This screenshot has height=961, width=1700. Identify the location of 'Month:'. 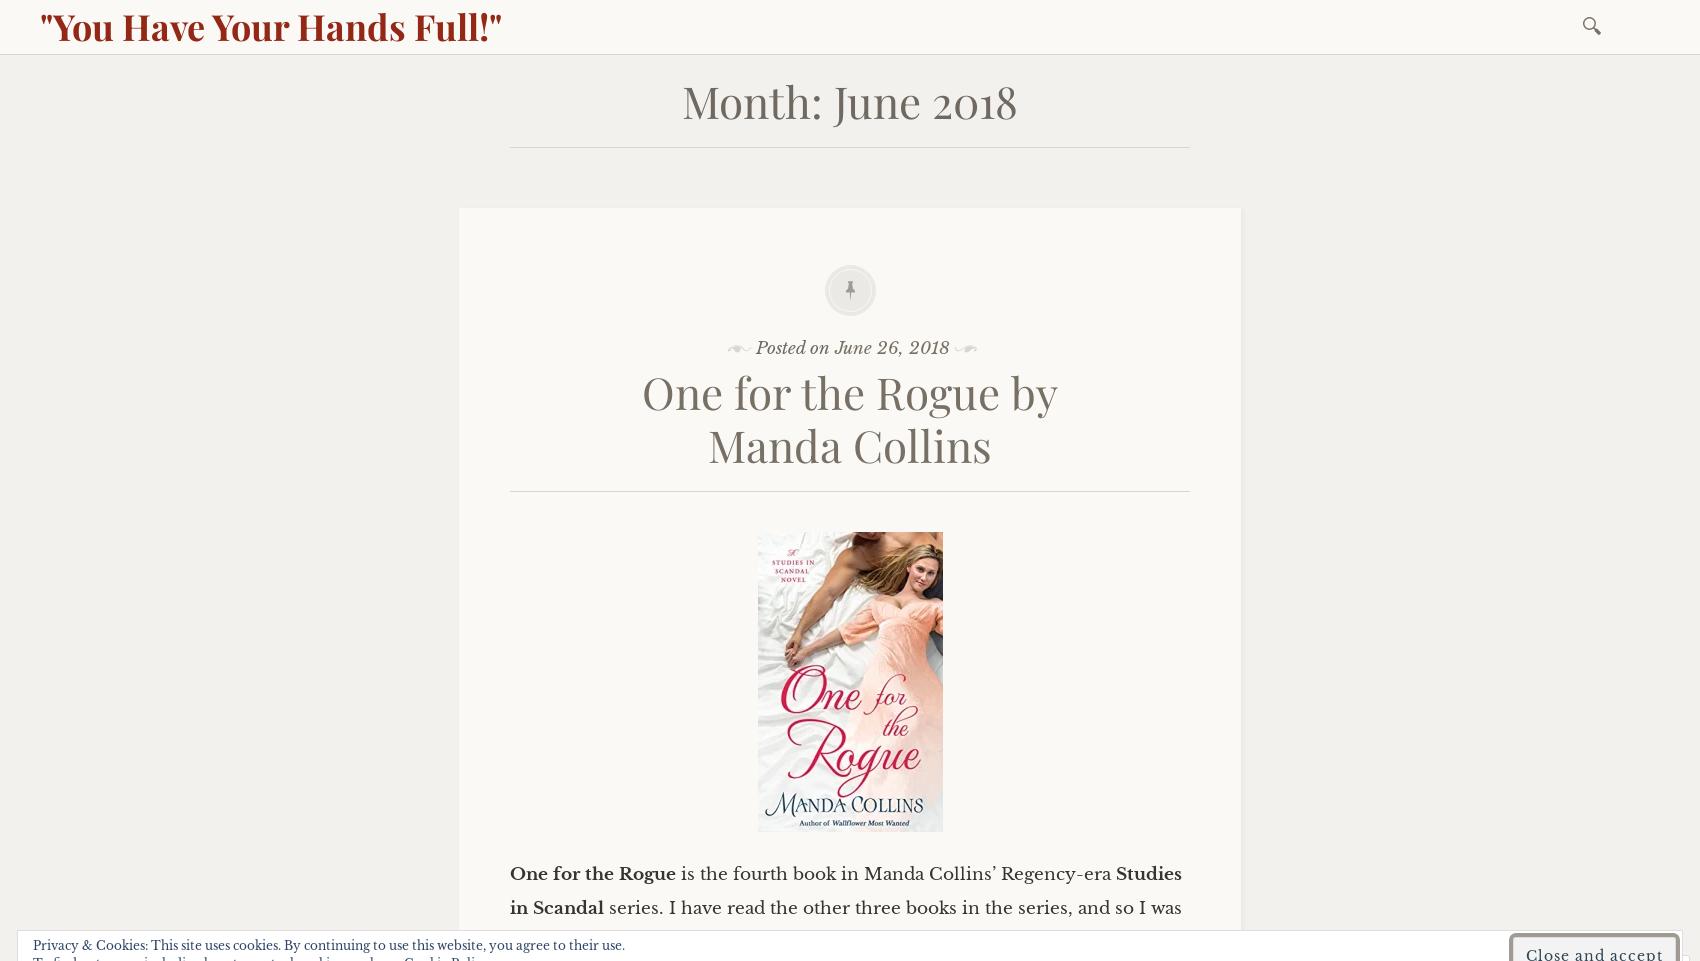
(757, 99).